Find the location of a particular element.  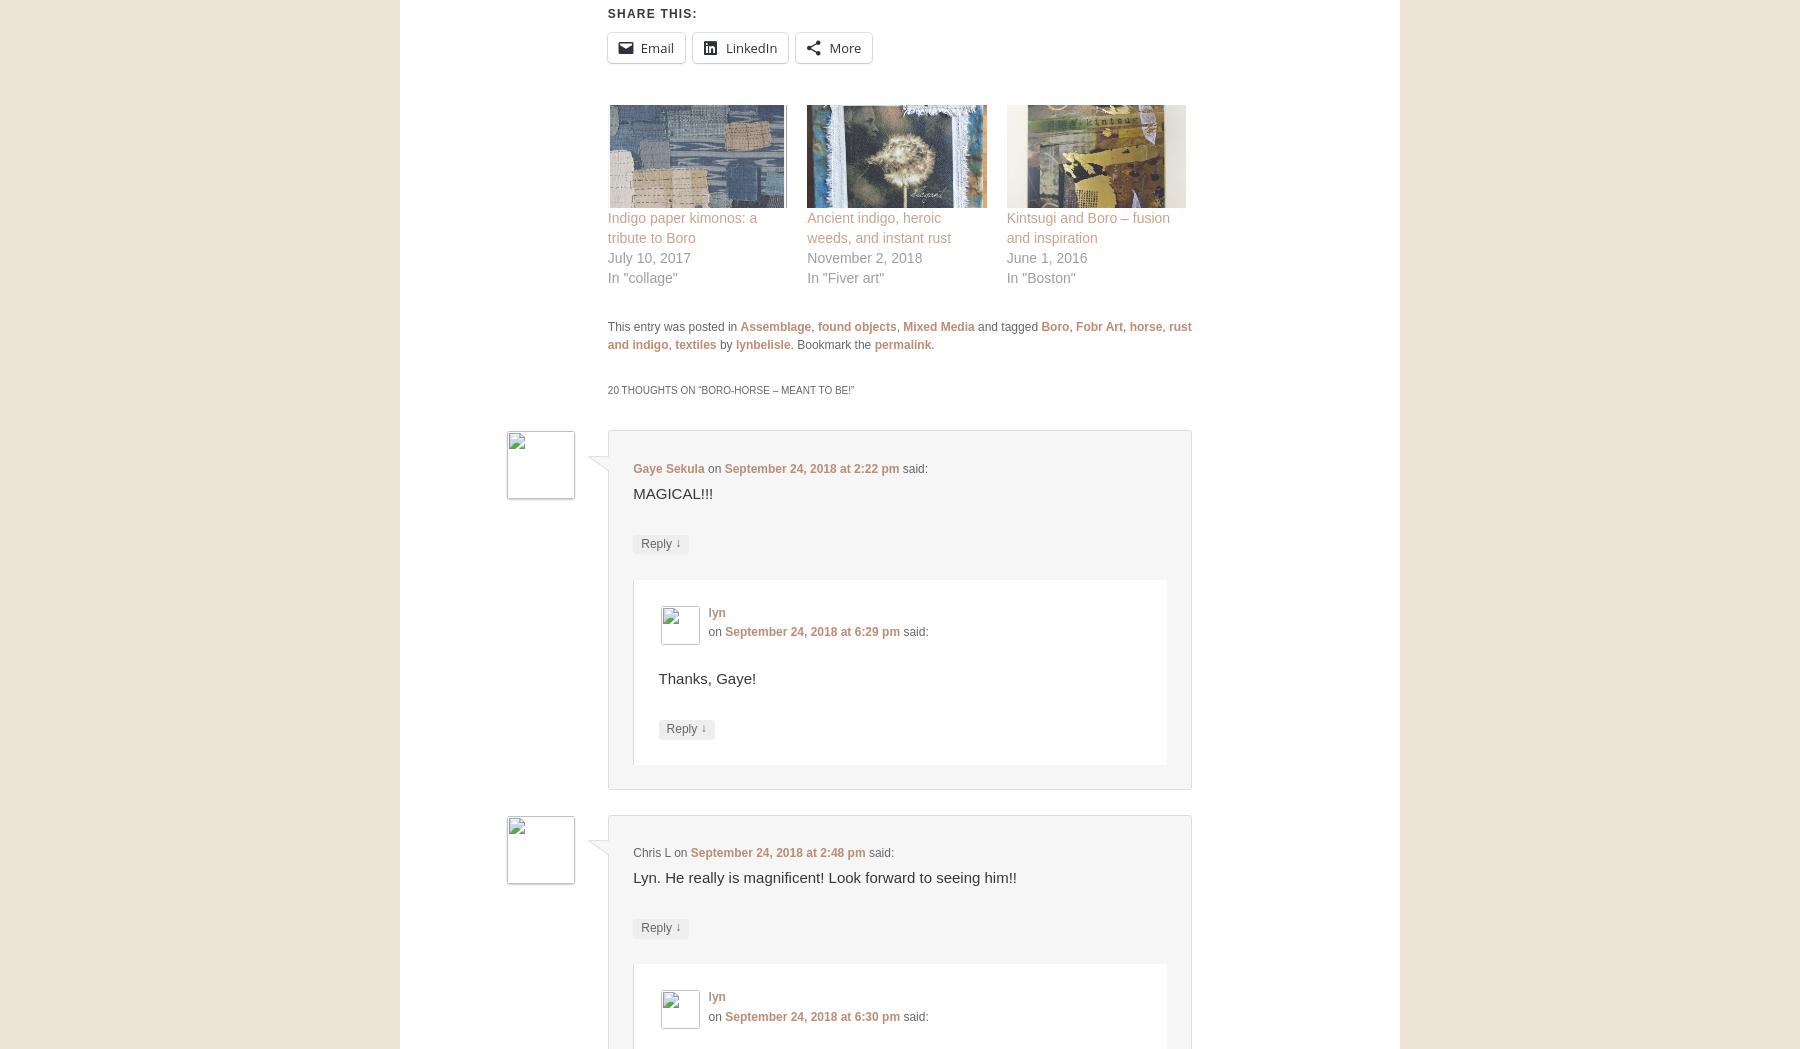

'Fobr Art' is located at coordinates (1099, 325).